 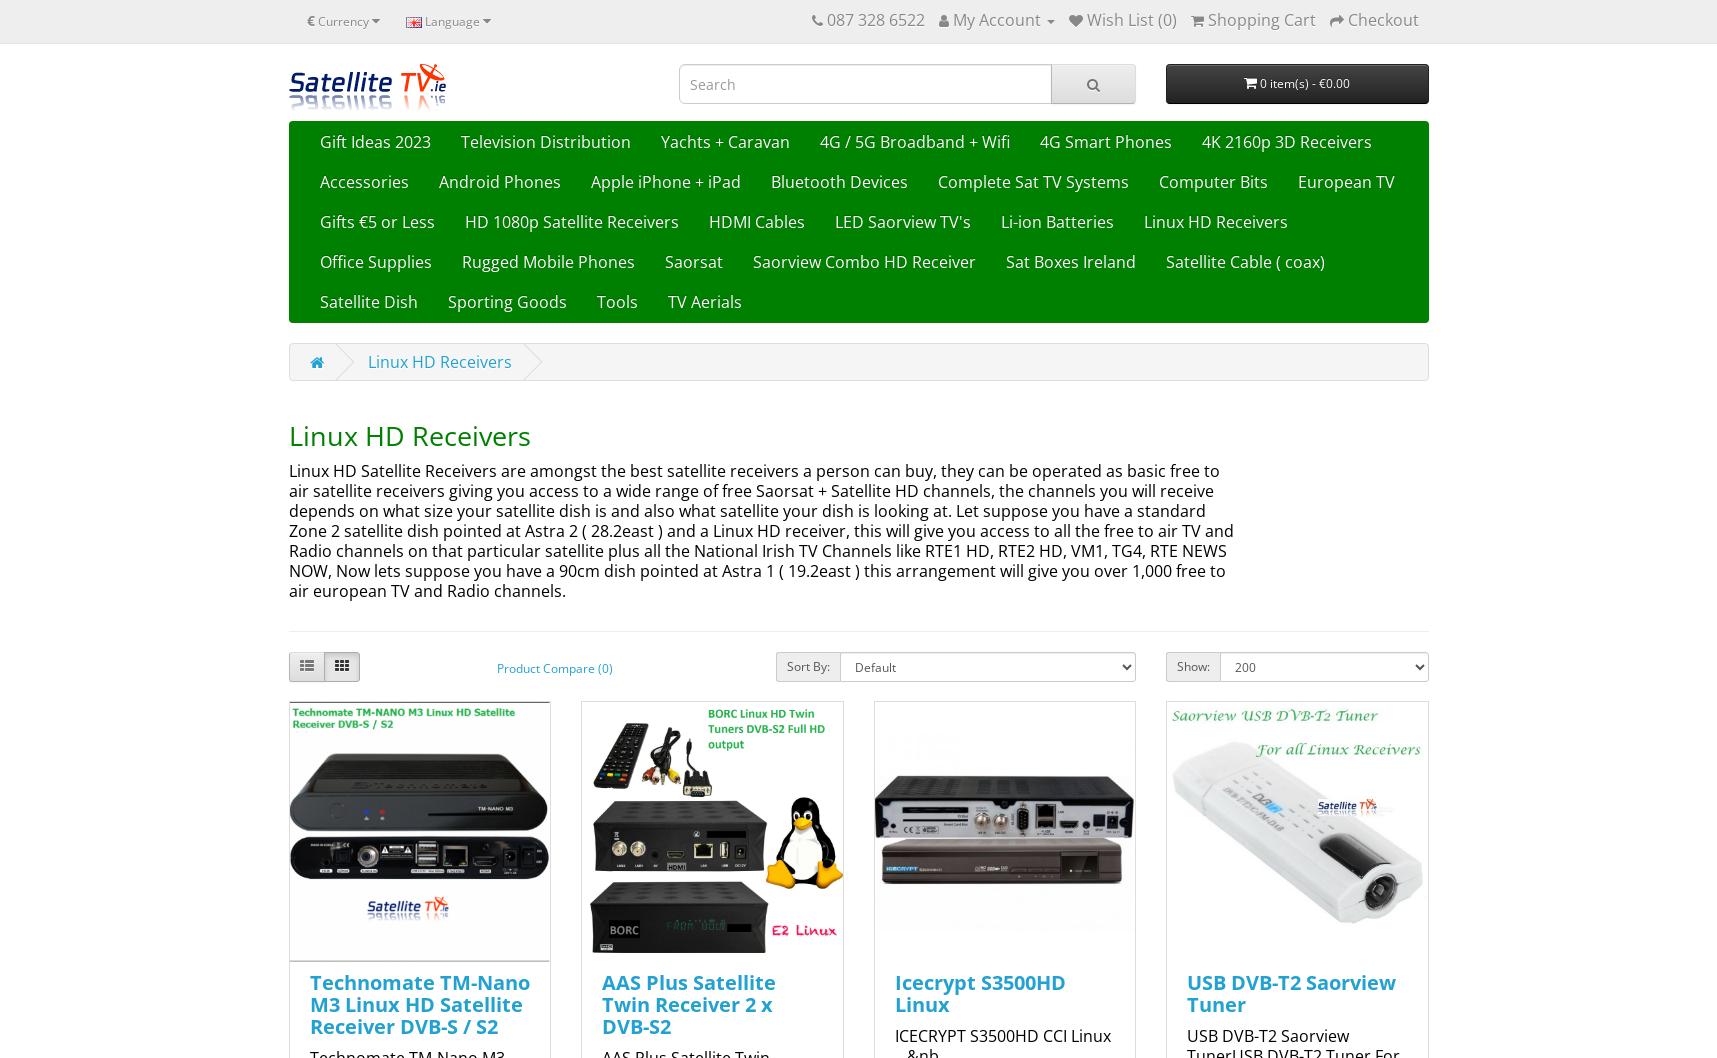 I want to click on 'Show:', so click(x=1192, y=664).